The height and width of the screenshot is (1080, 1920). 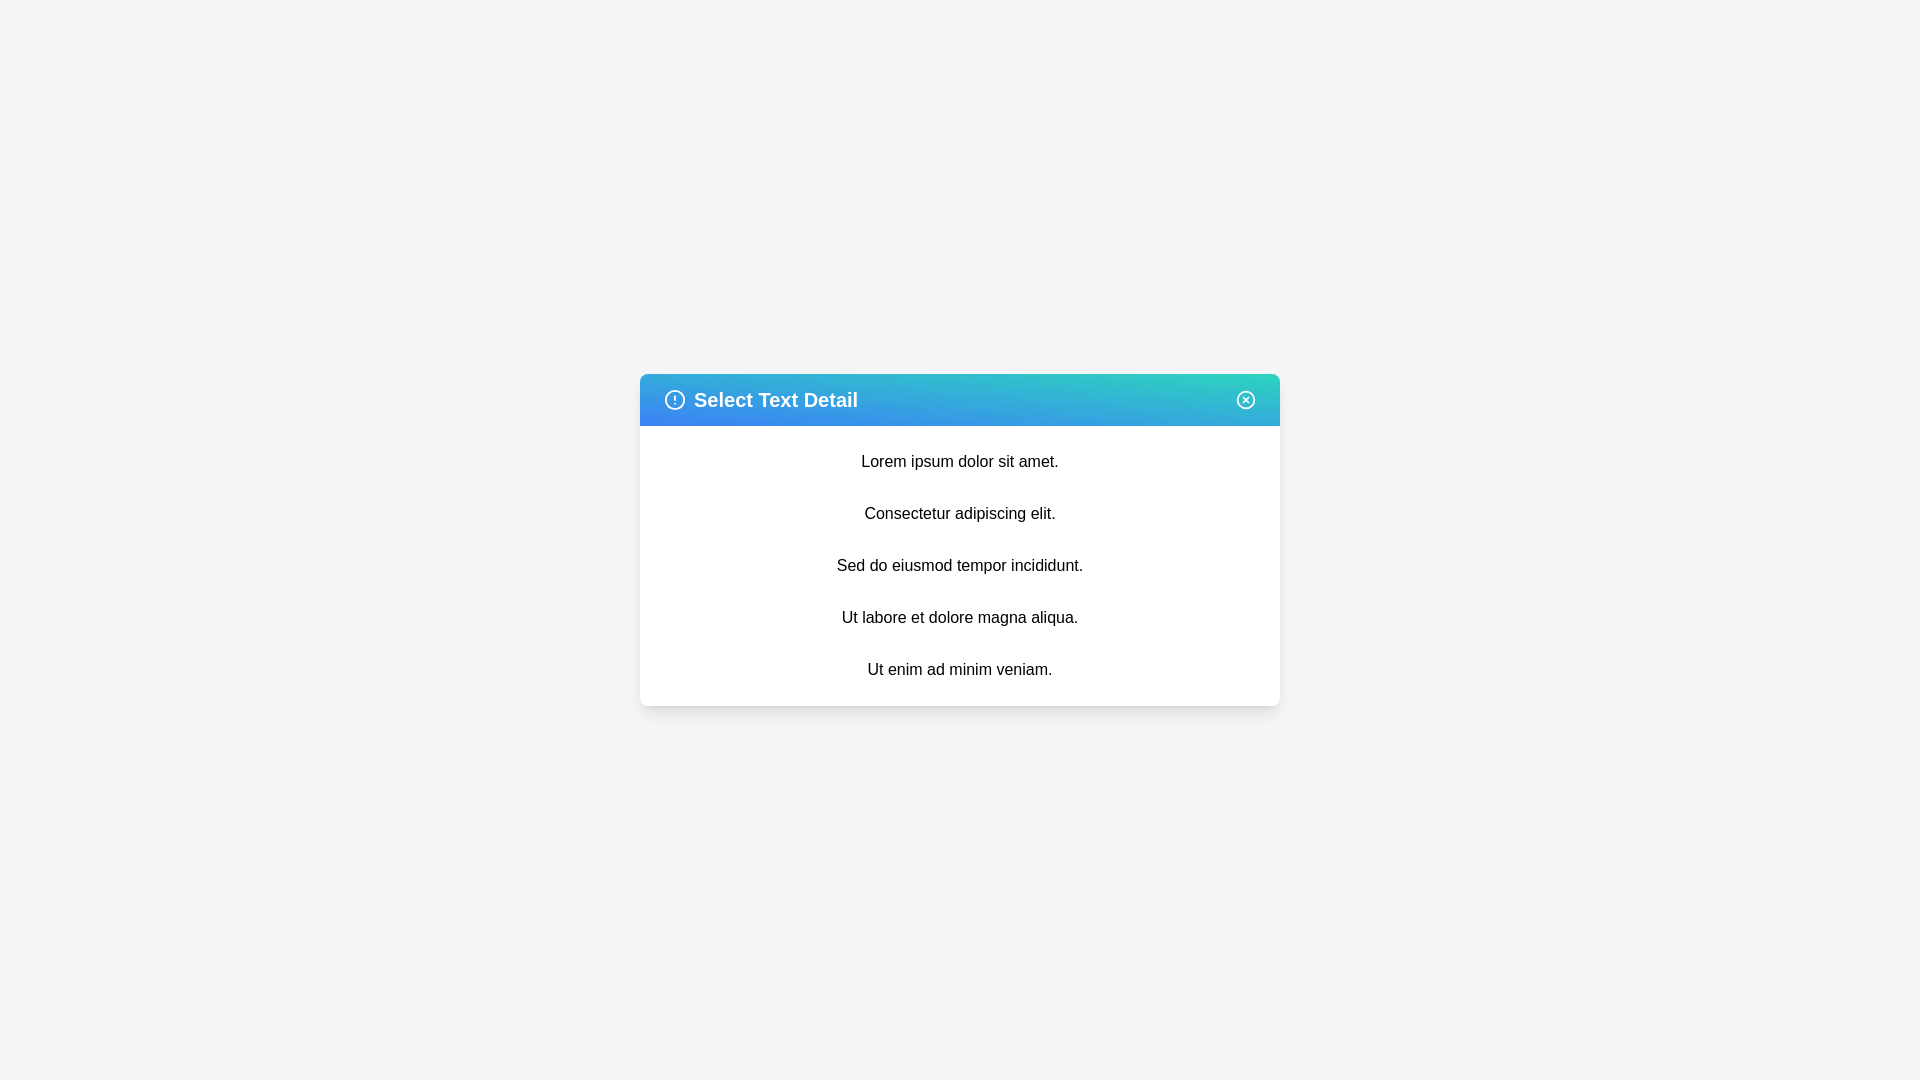 I want to click on the text item 'Consectetur adipiscing elit.' from the list, so click(x=960, y=512).